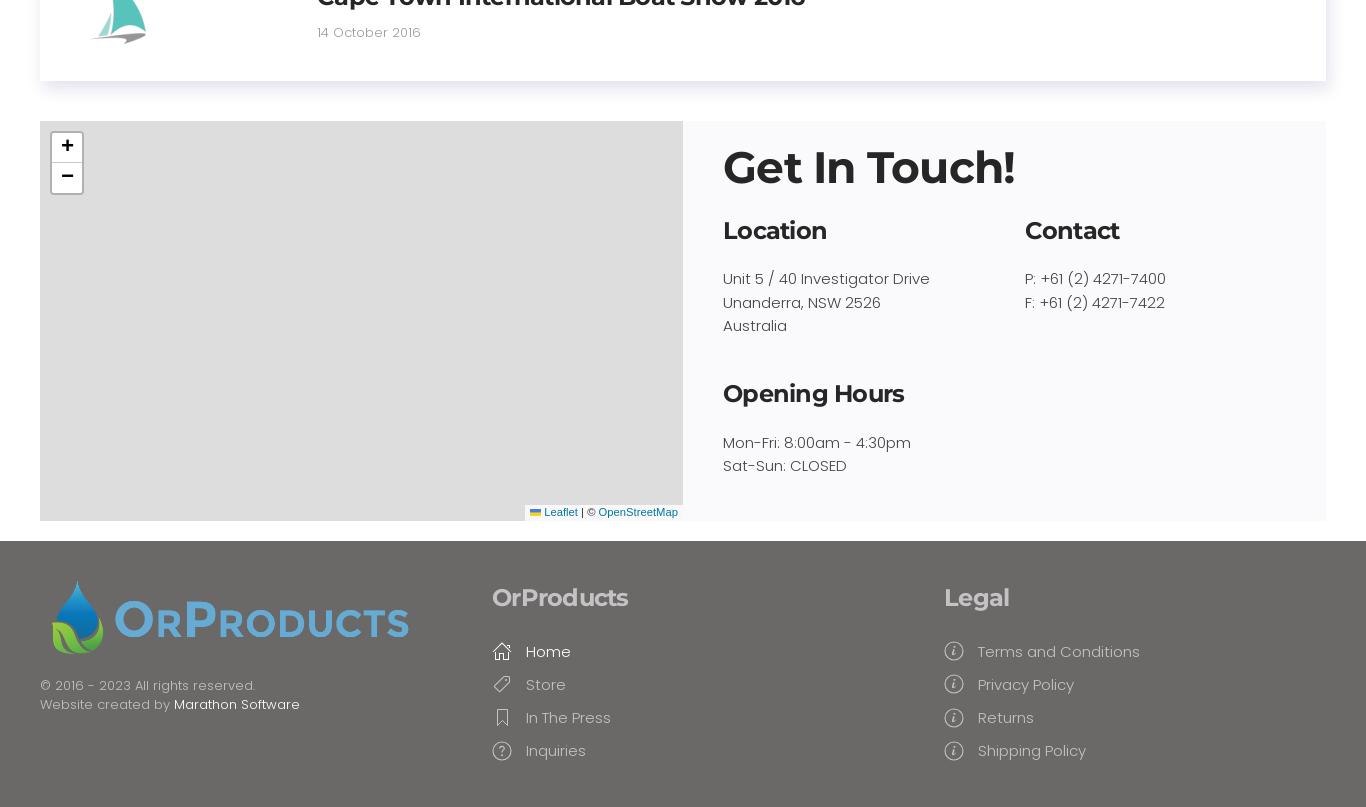  I want to click on '14 October 2016', so click(317, 31).